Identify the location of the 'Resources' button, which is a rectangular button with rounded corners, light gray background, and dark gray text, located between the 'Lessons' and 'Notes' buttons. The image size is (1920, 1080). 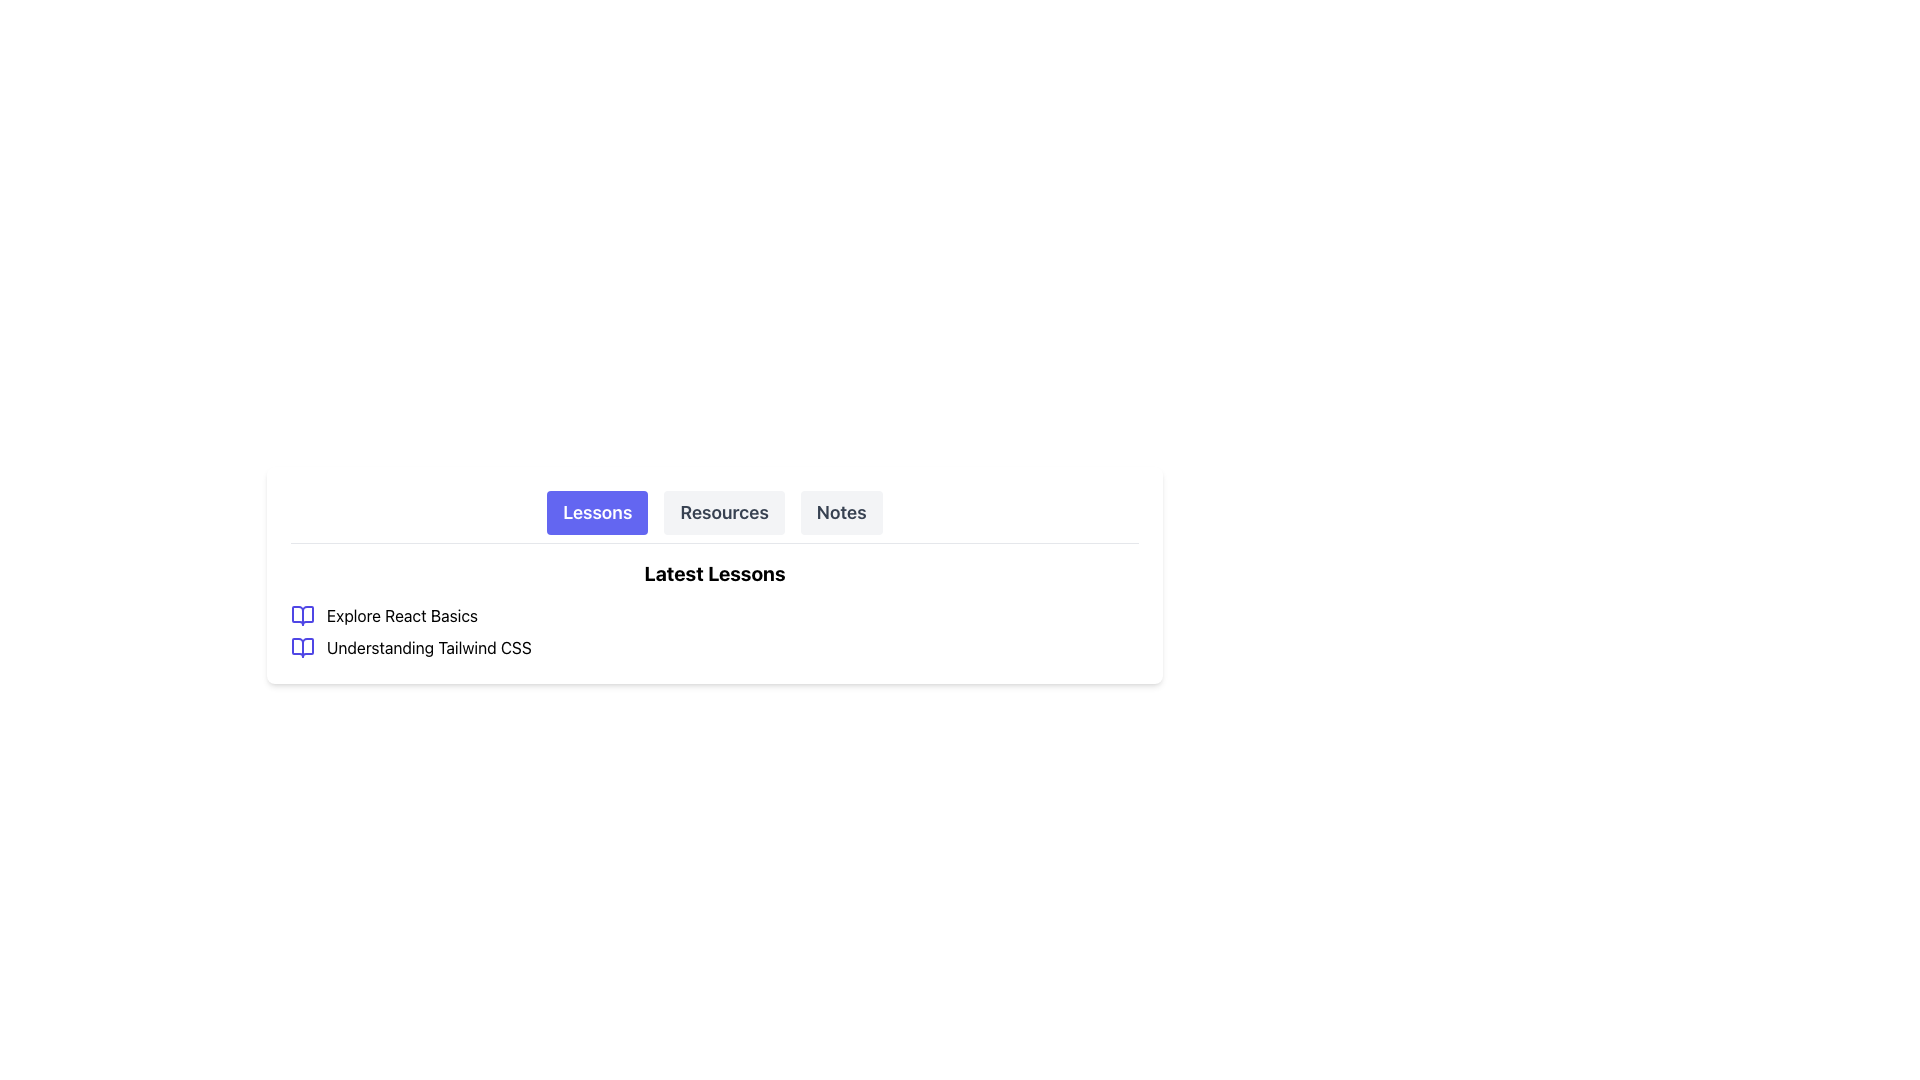
(723, 512).